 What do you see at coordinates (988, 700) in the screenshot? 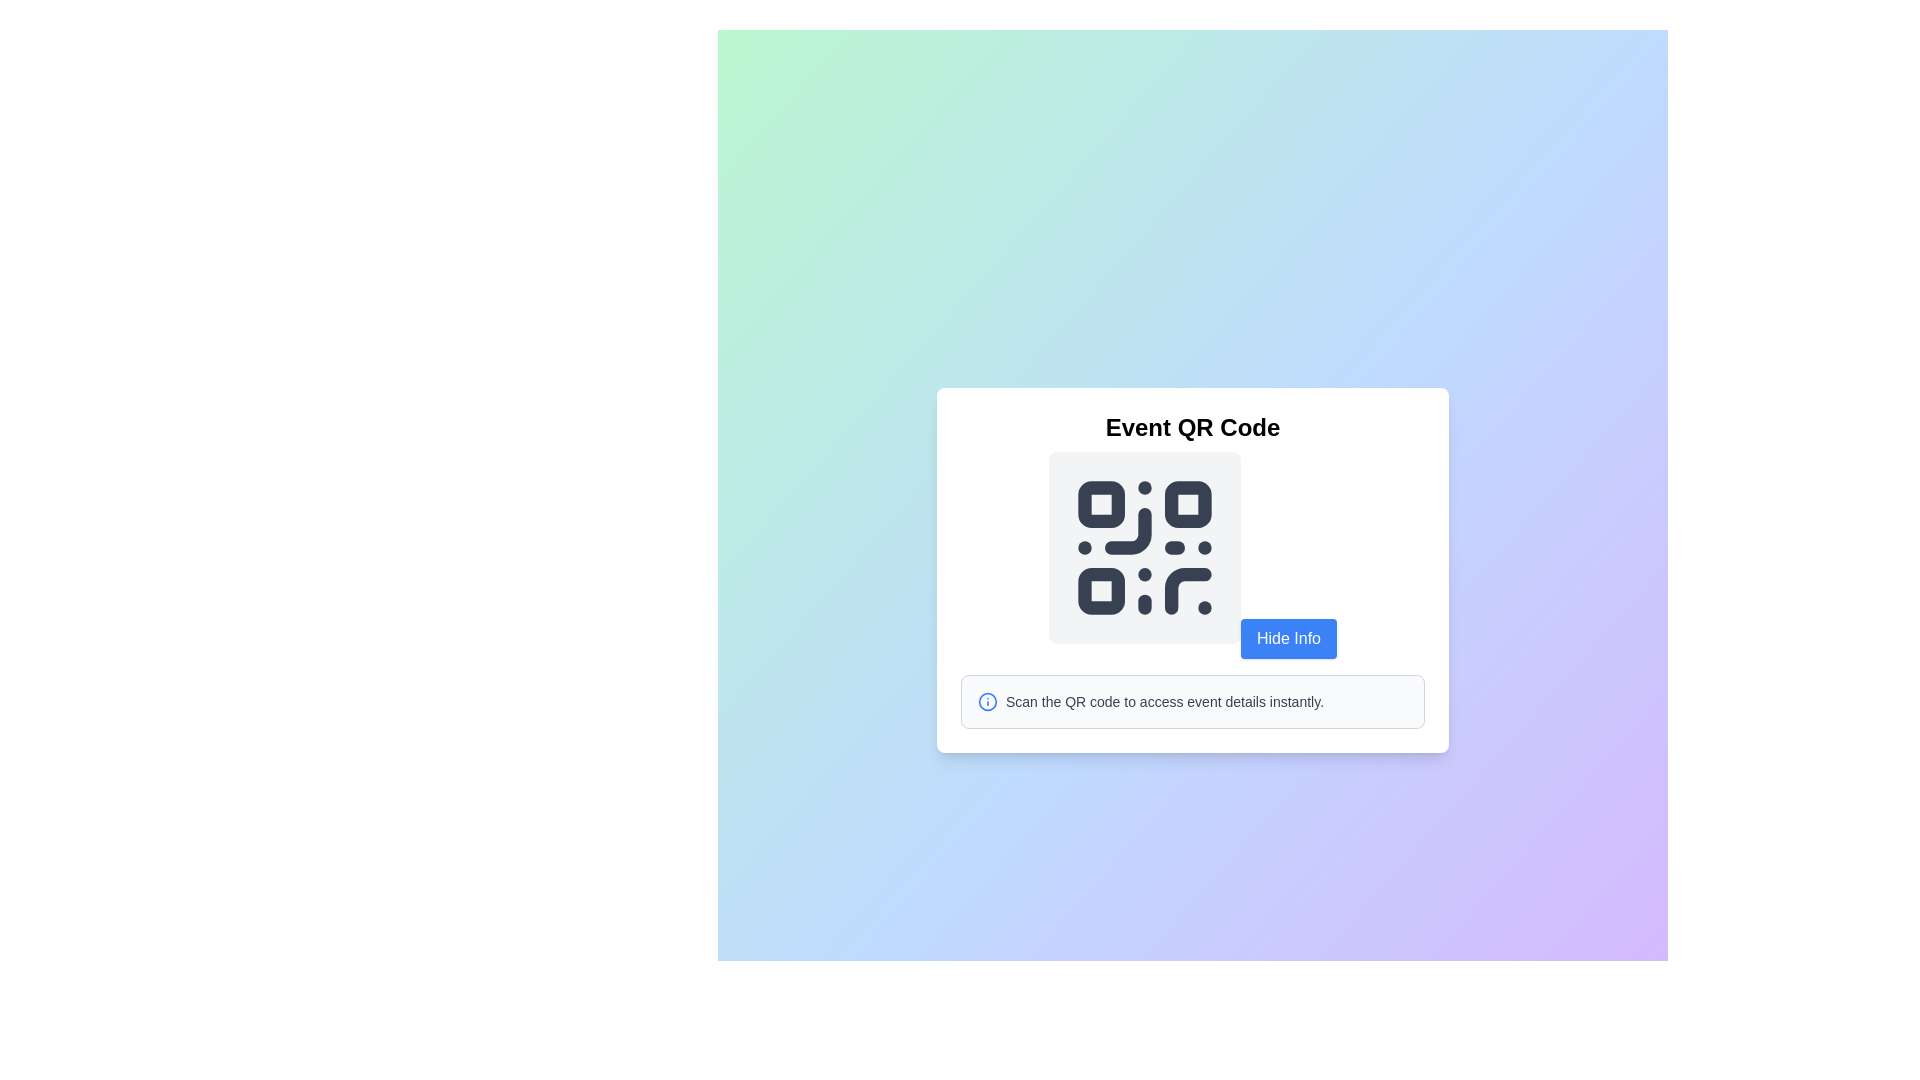
I see `the SVG circle element, which is the leftmost part of the information icon located to the right of the 'Hide Info' button` at bounding box center [988, 700].